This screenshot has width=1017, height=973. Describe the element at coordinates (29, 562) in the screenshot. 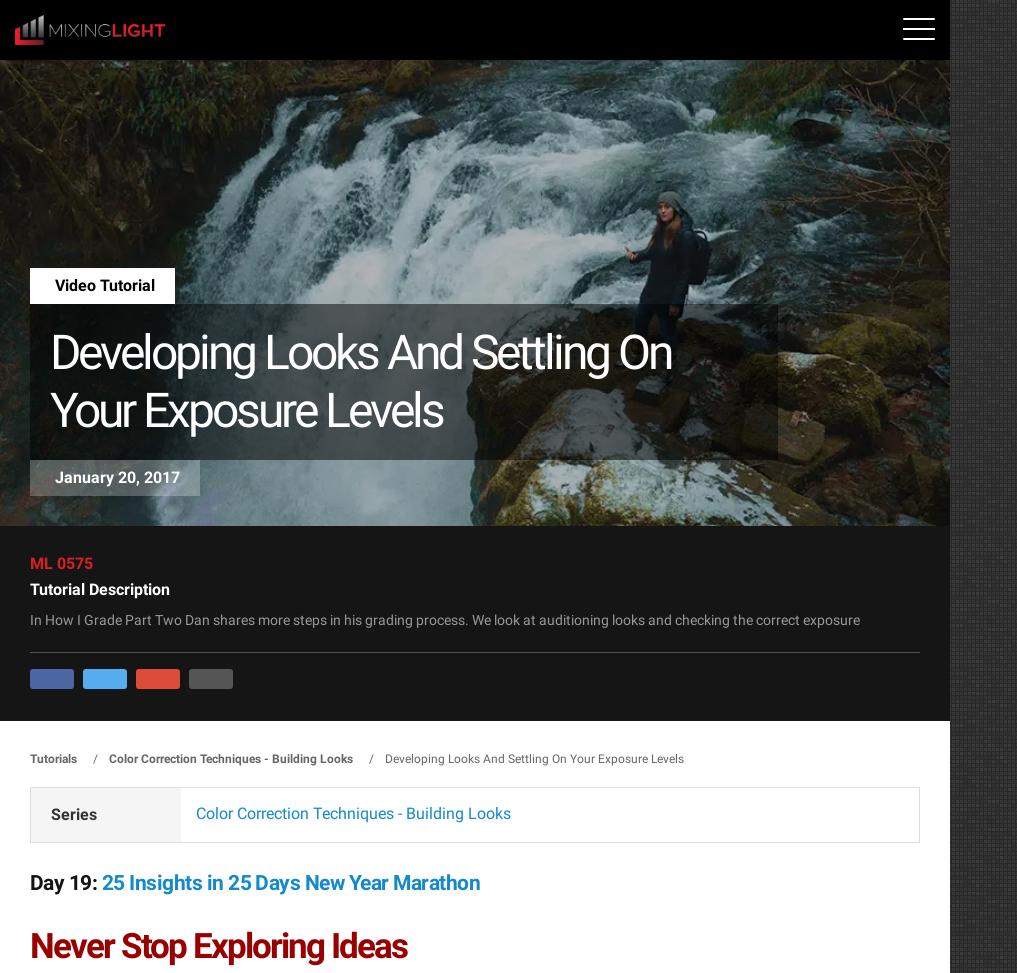

I see `'ML
                          0575'` at that location.